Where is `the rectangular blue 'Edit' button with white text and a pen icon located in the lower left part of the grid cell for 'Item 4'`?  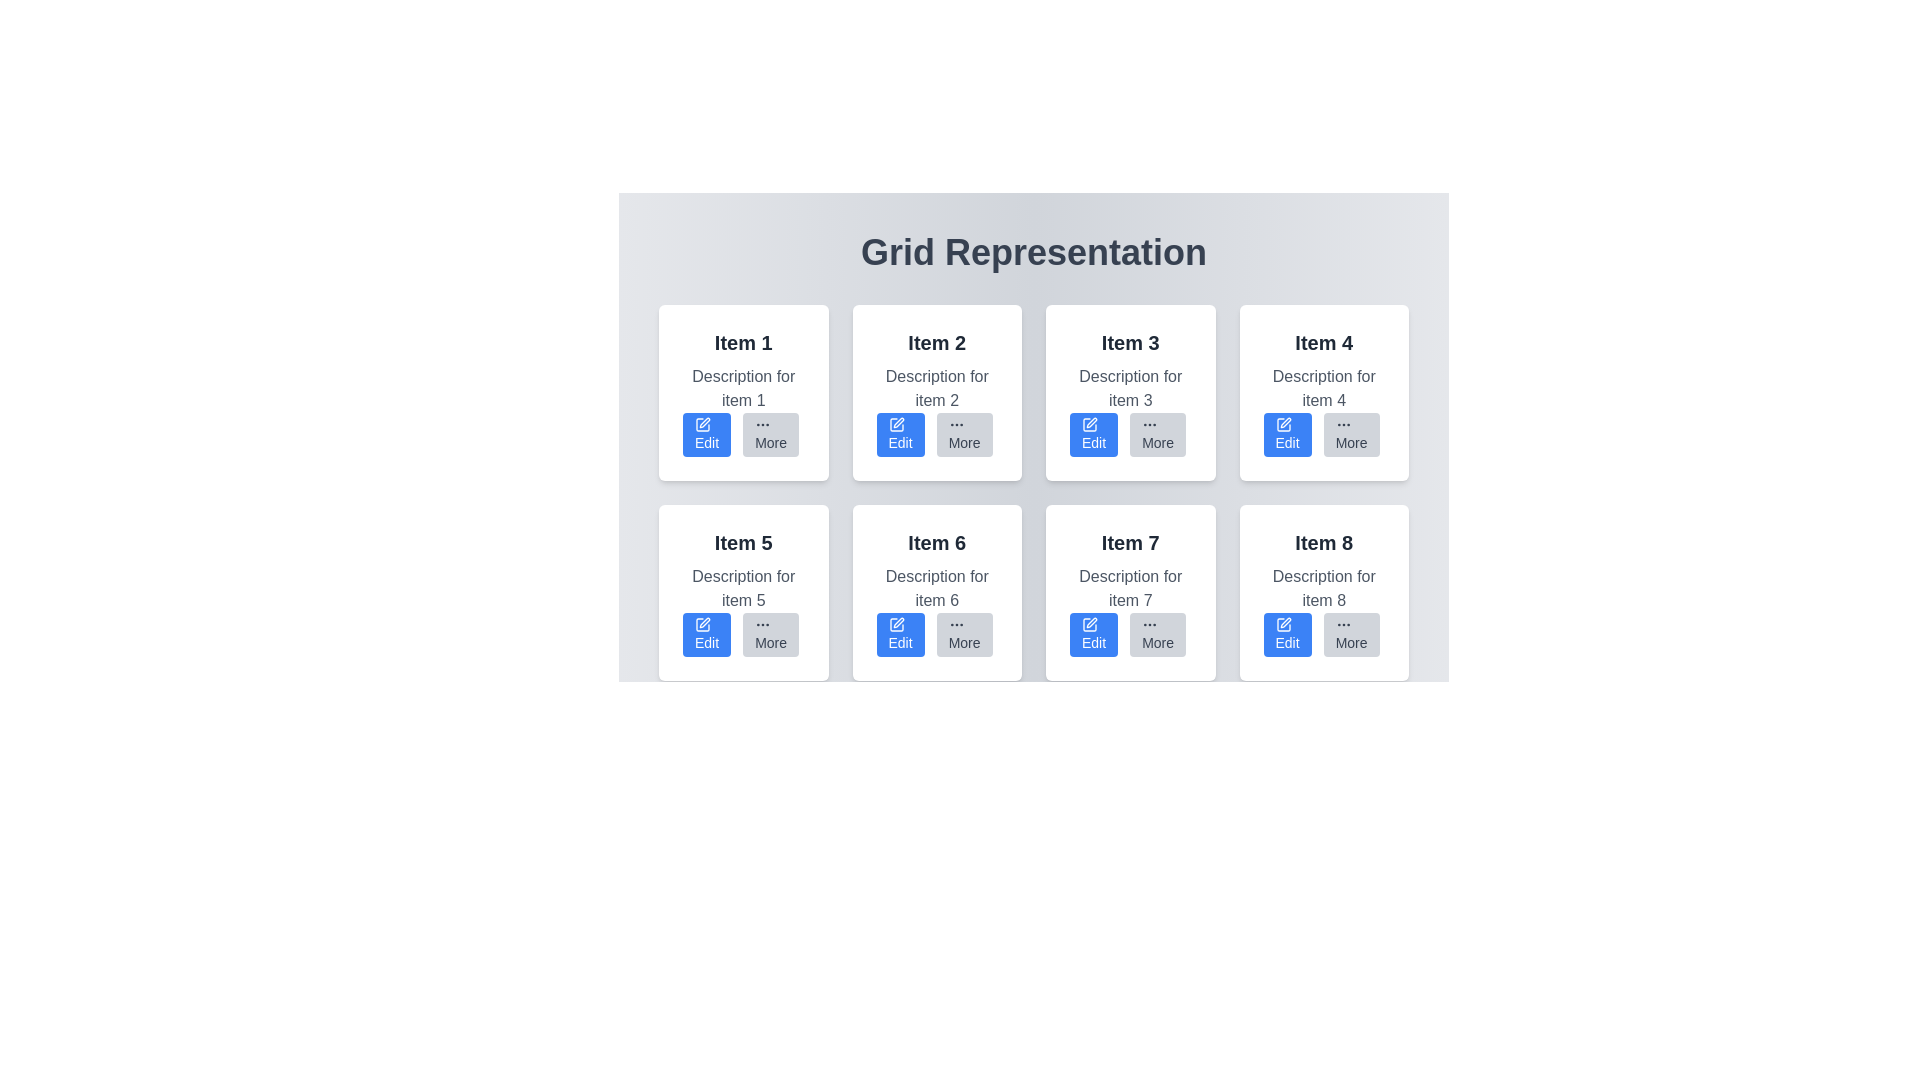
the rectangular blue 'Edit' button with white text and a pen icon located in the lower left part of the grid cell for 'Item 4' is located at coordinates (1287, 434).